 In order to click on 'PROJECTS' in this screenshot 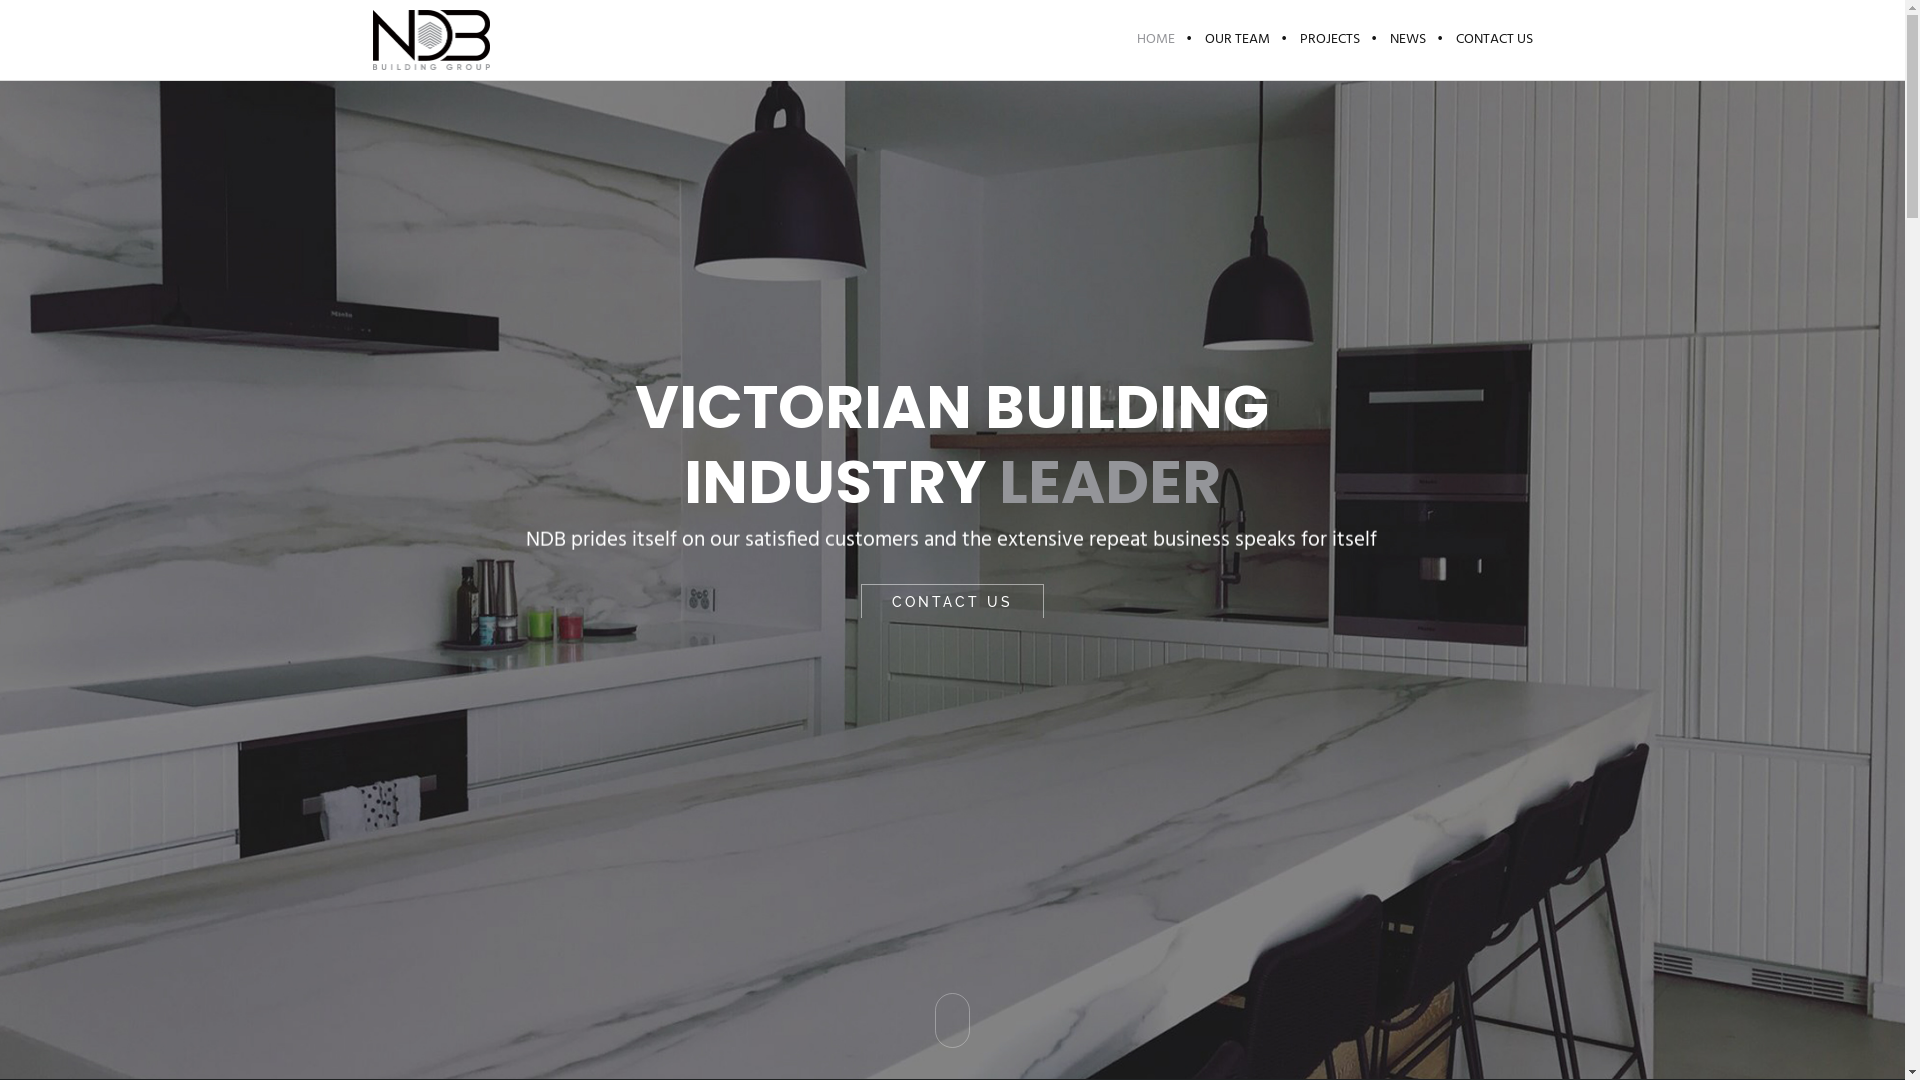, I will do `click(1329, 39)`.